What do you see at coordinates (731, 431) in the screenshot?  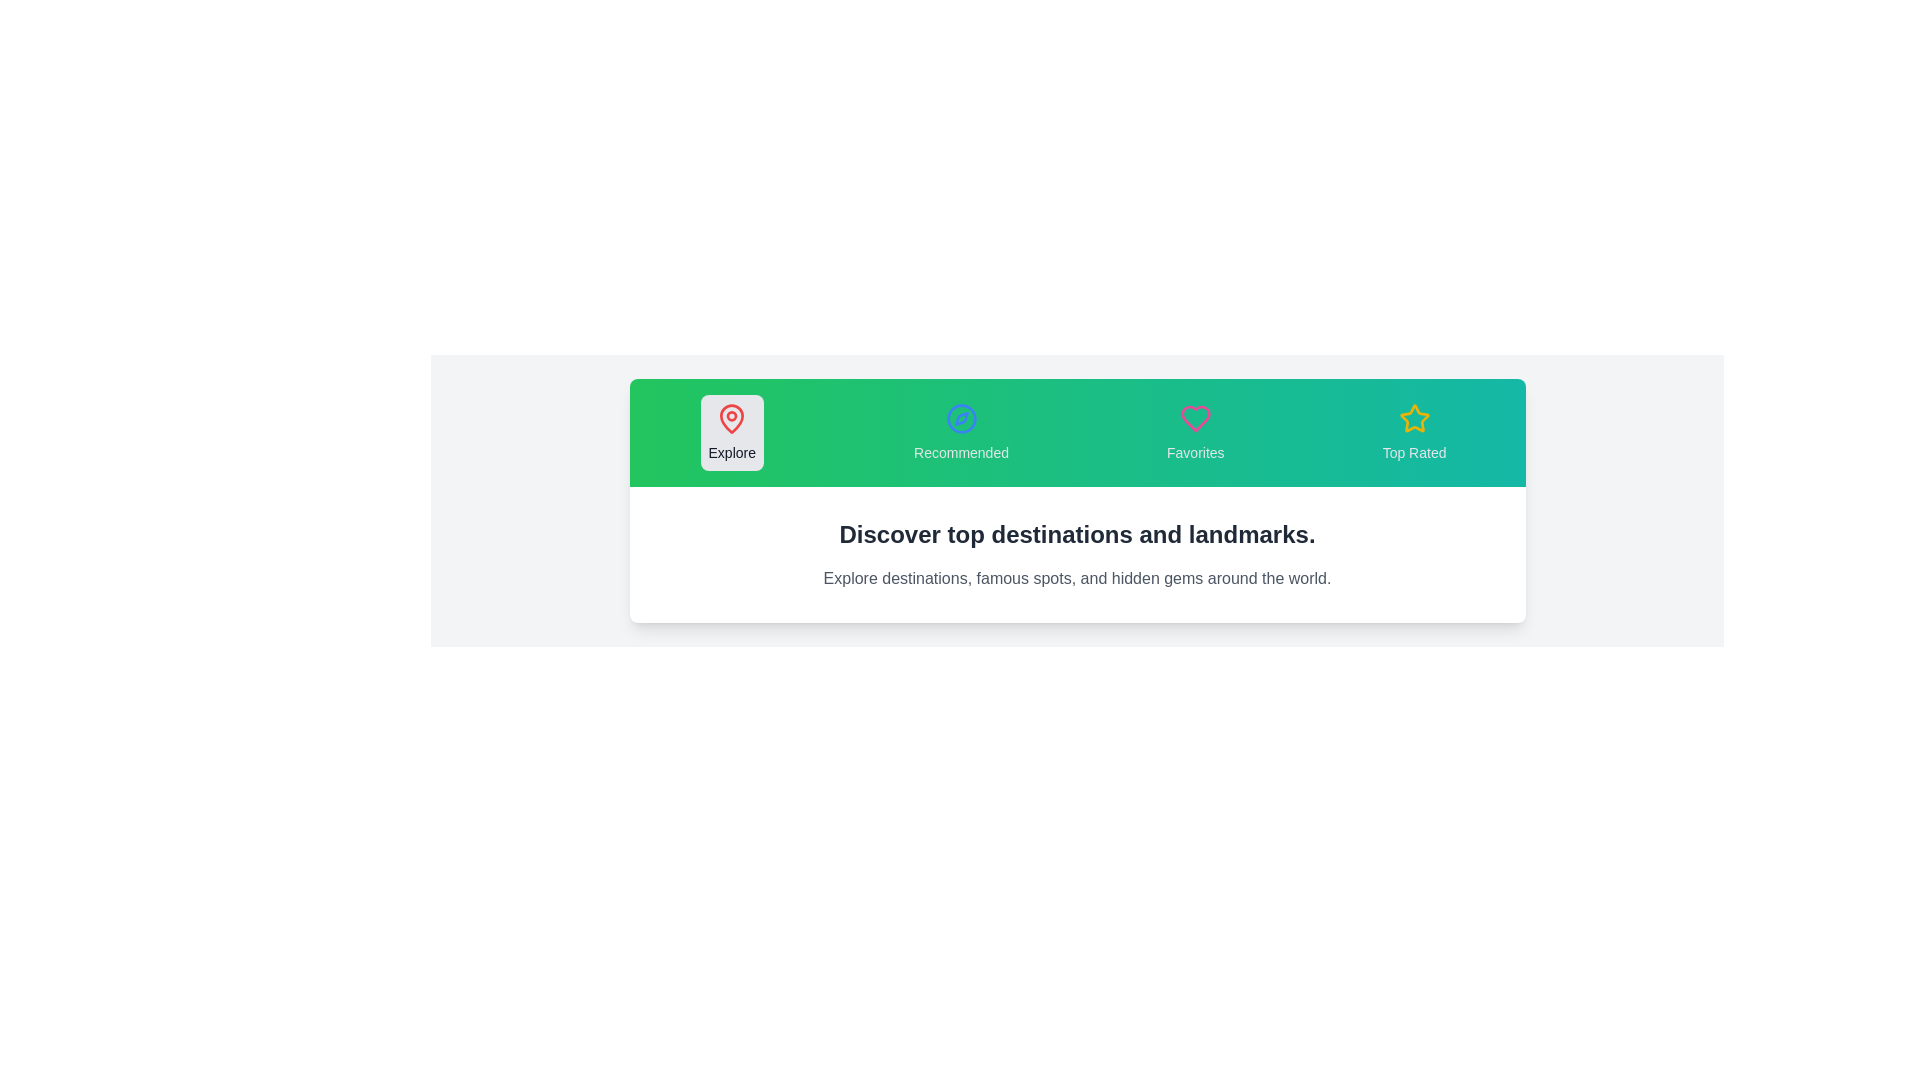 I see `the tab labeled Explore` at bounding box center [731, 431].